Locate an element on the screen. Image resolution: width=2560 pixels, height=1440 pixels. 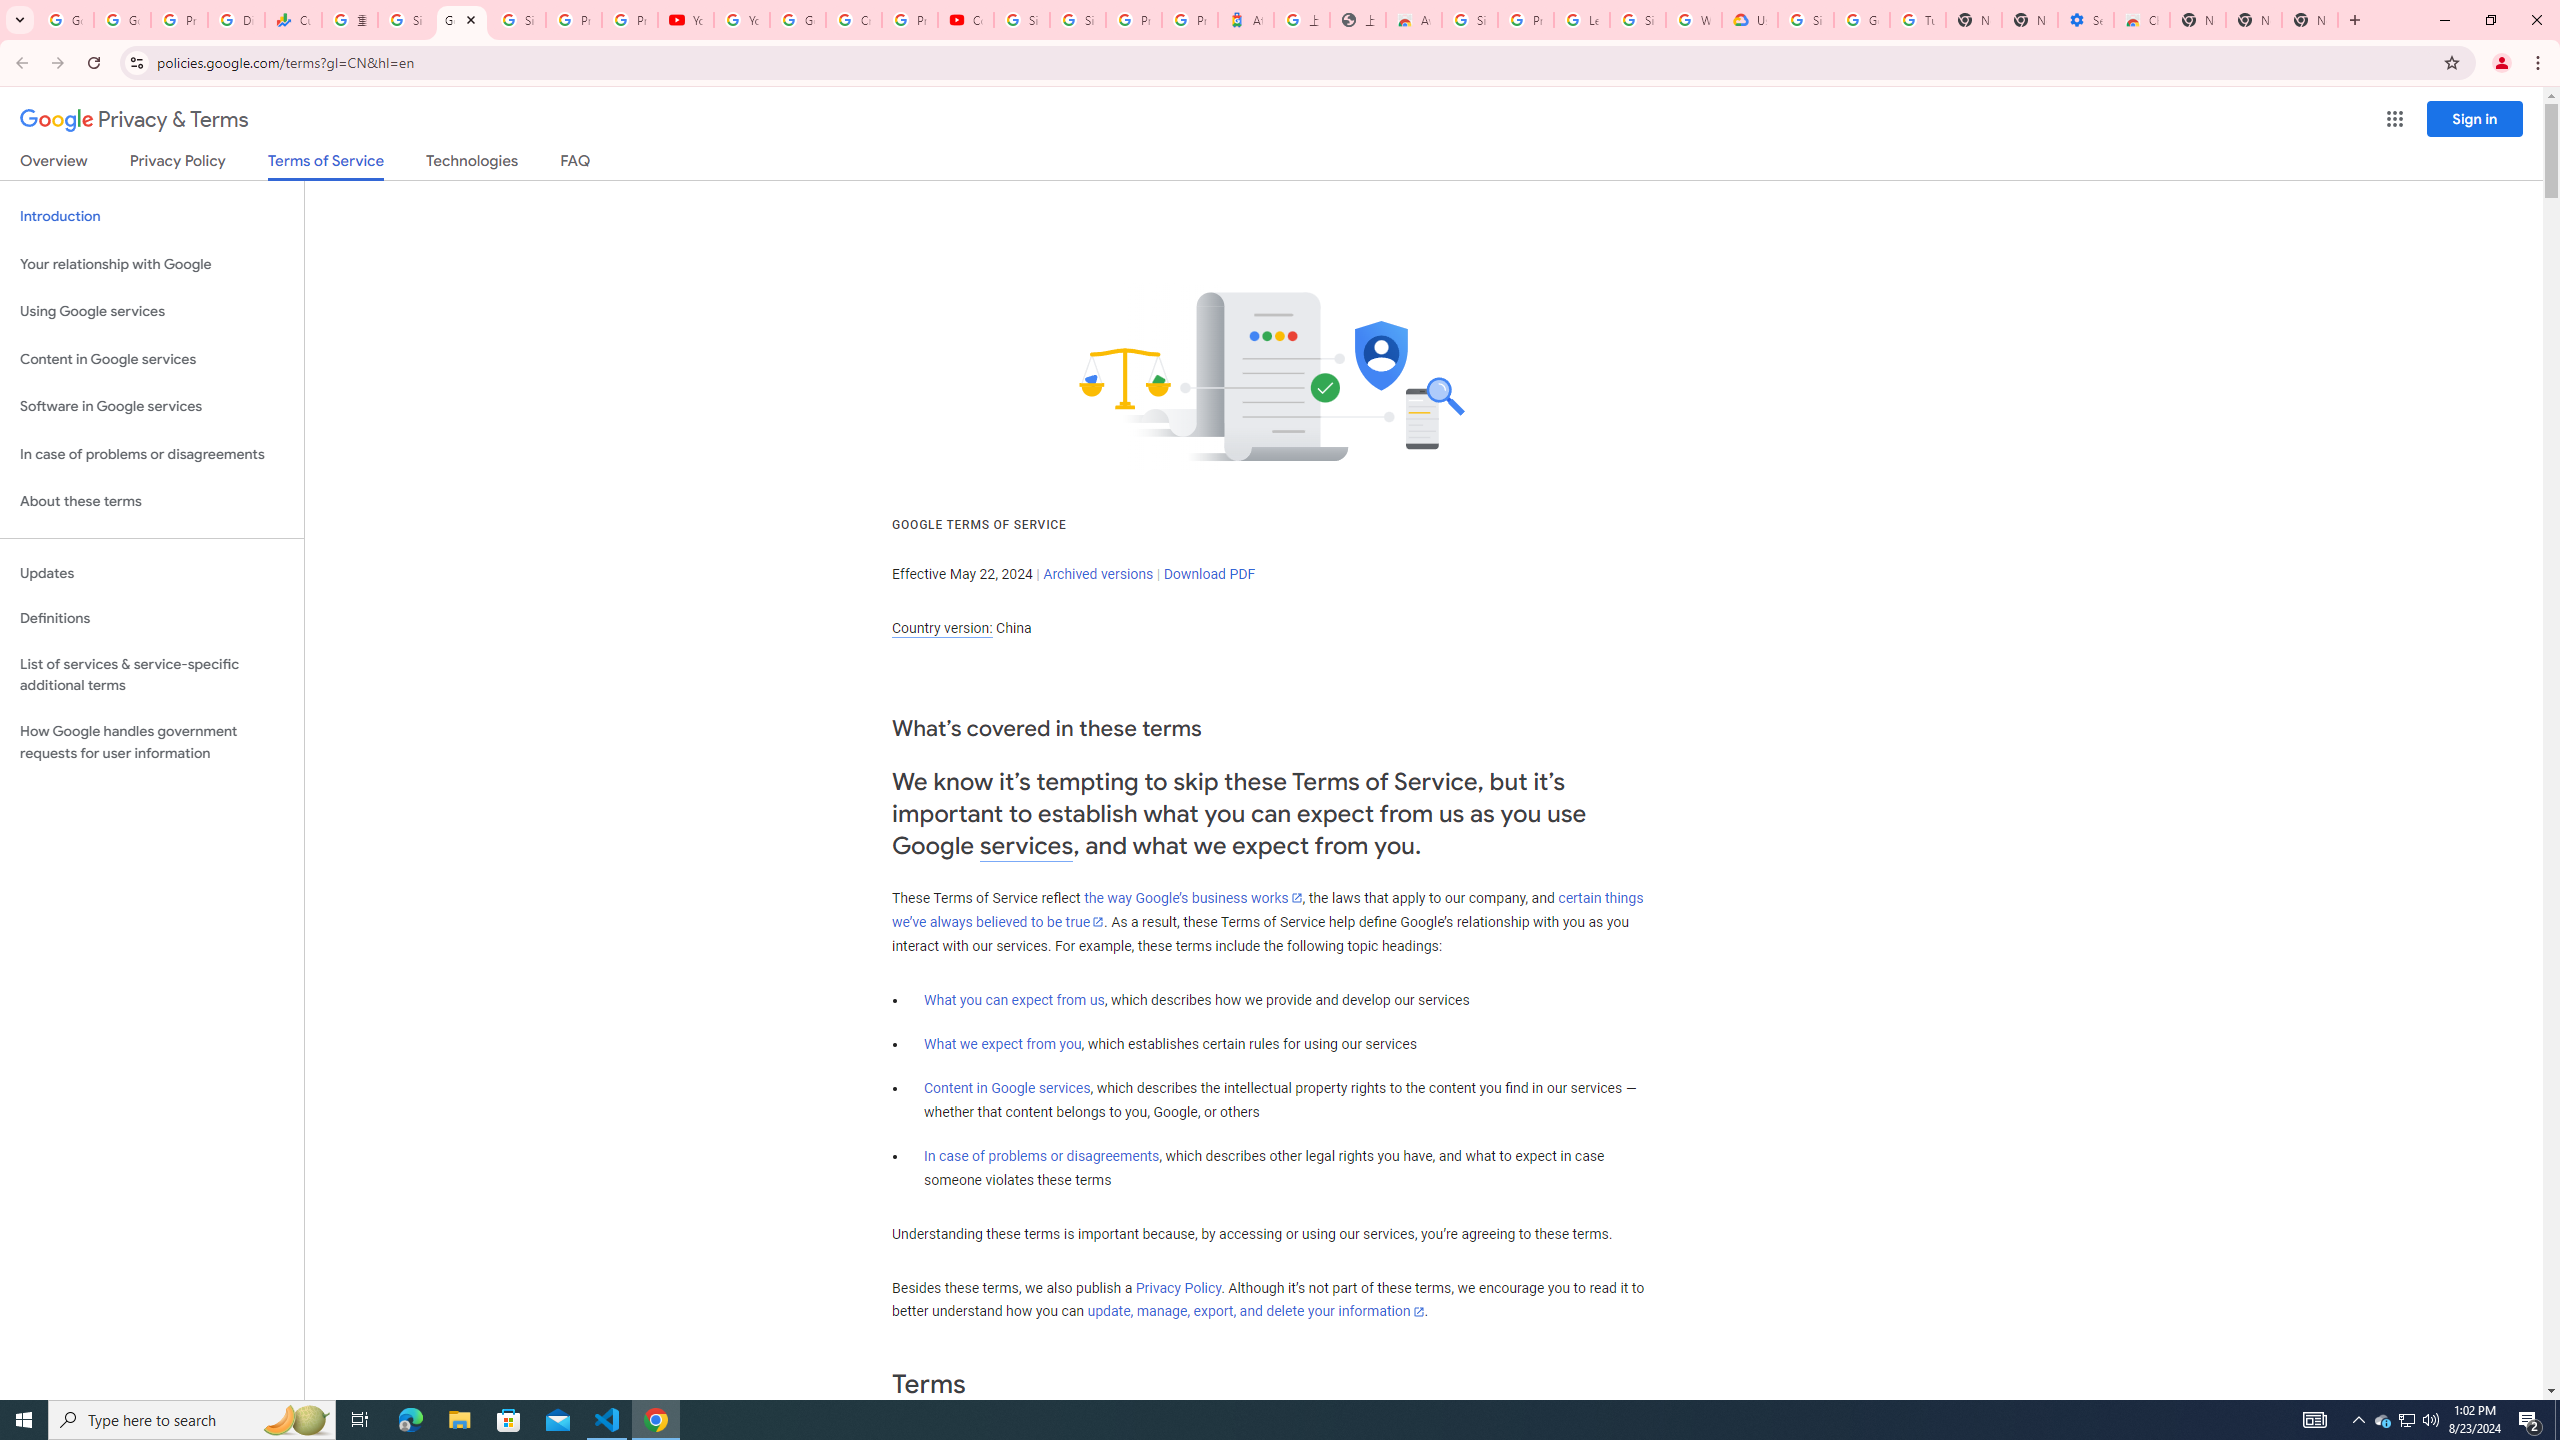
'Overview' is located at coordinates (52, 164).